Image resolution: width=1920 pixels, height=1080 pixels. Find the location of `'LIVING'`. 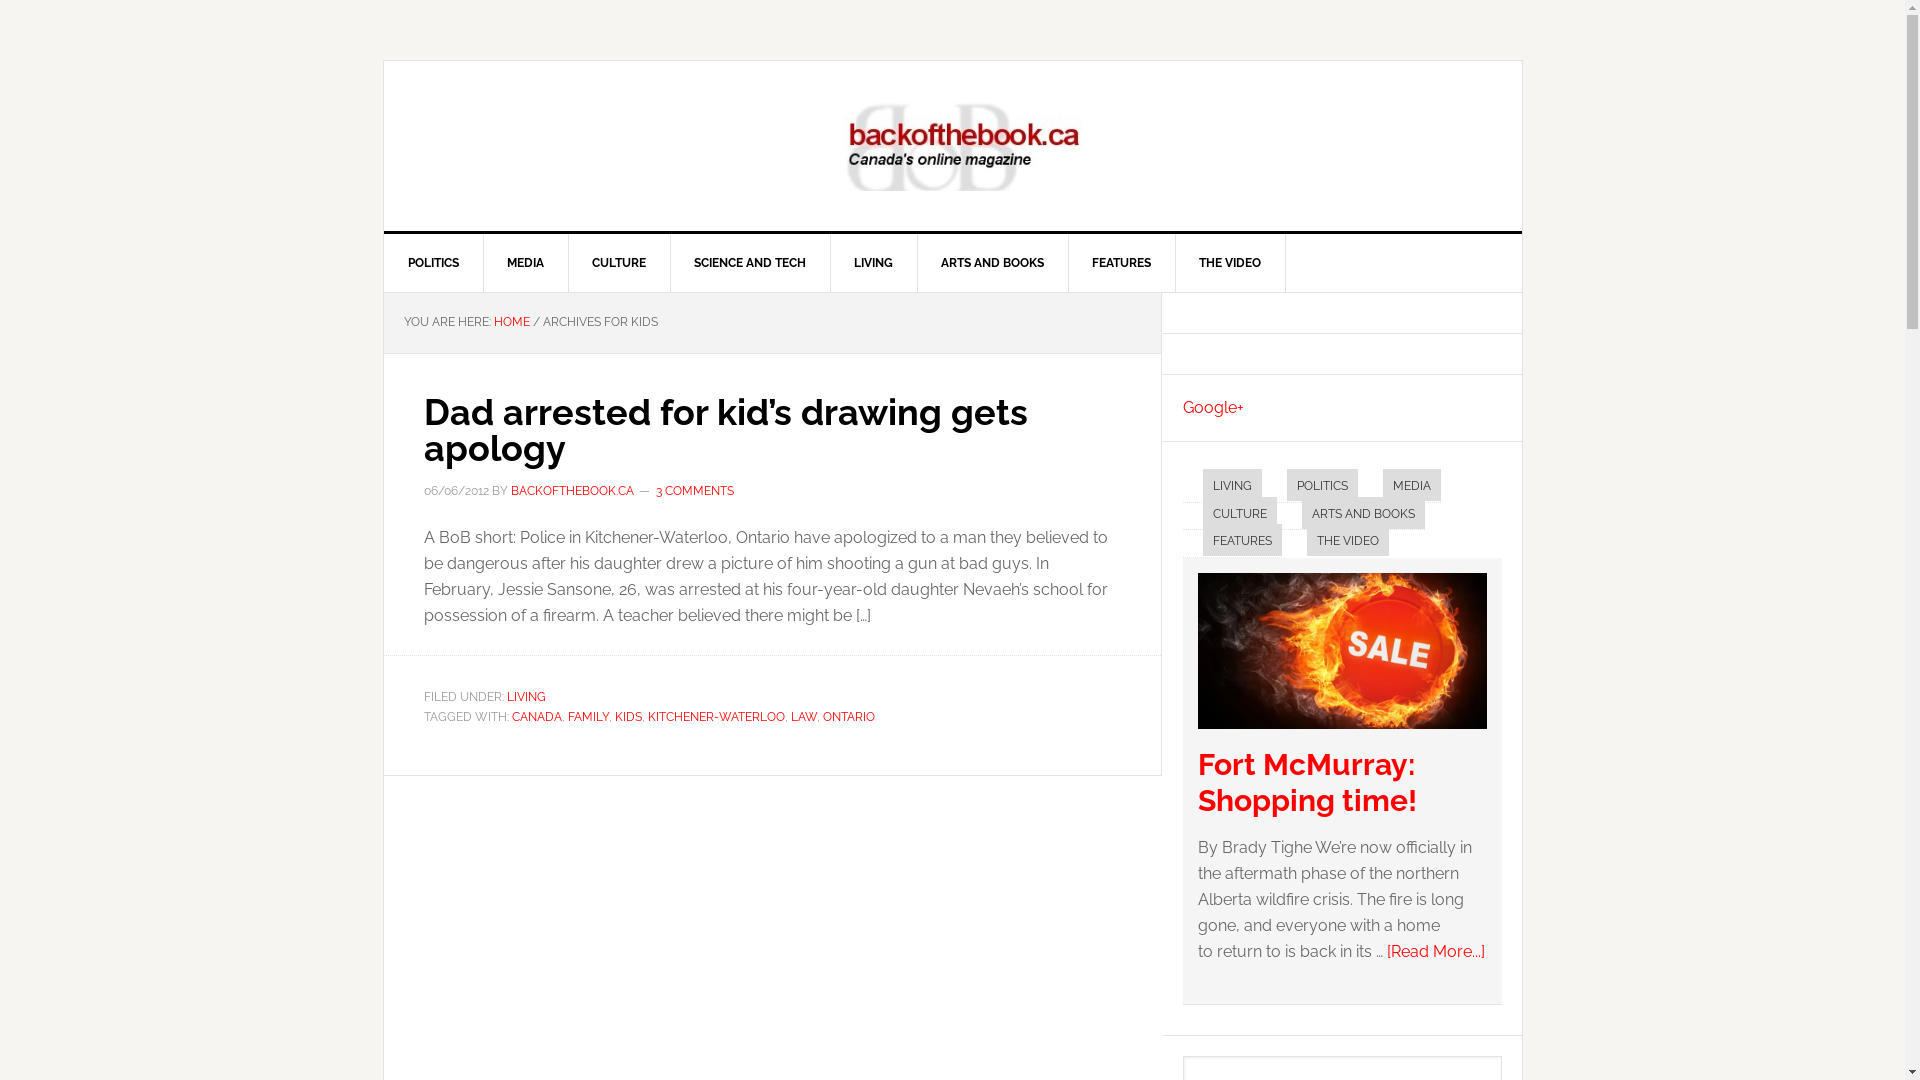

'LIVING' is located at coordinates (525, 696).